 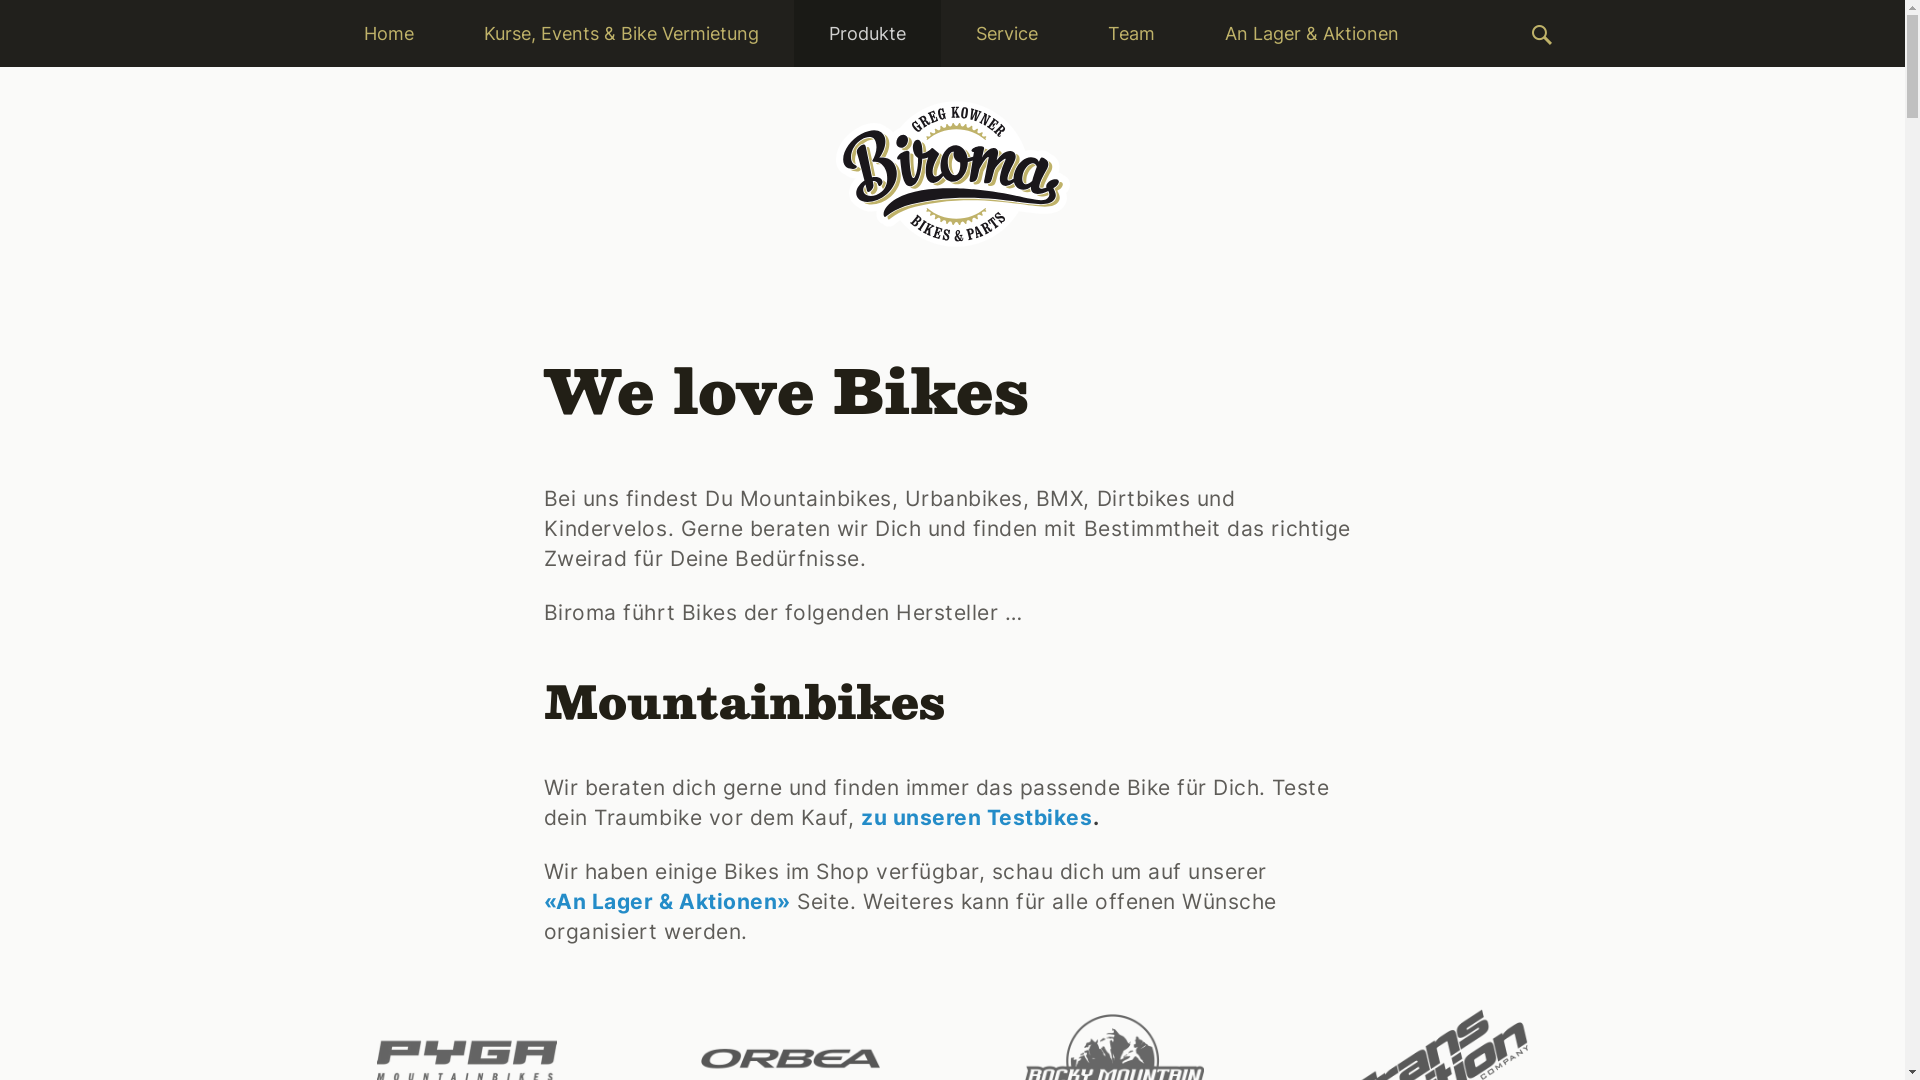 What do you see at coordinates (950, 172) in the screenshot?
I see `'Biroma Bikes & Parts'` at bounding box center [950, 172].